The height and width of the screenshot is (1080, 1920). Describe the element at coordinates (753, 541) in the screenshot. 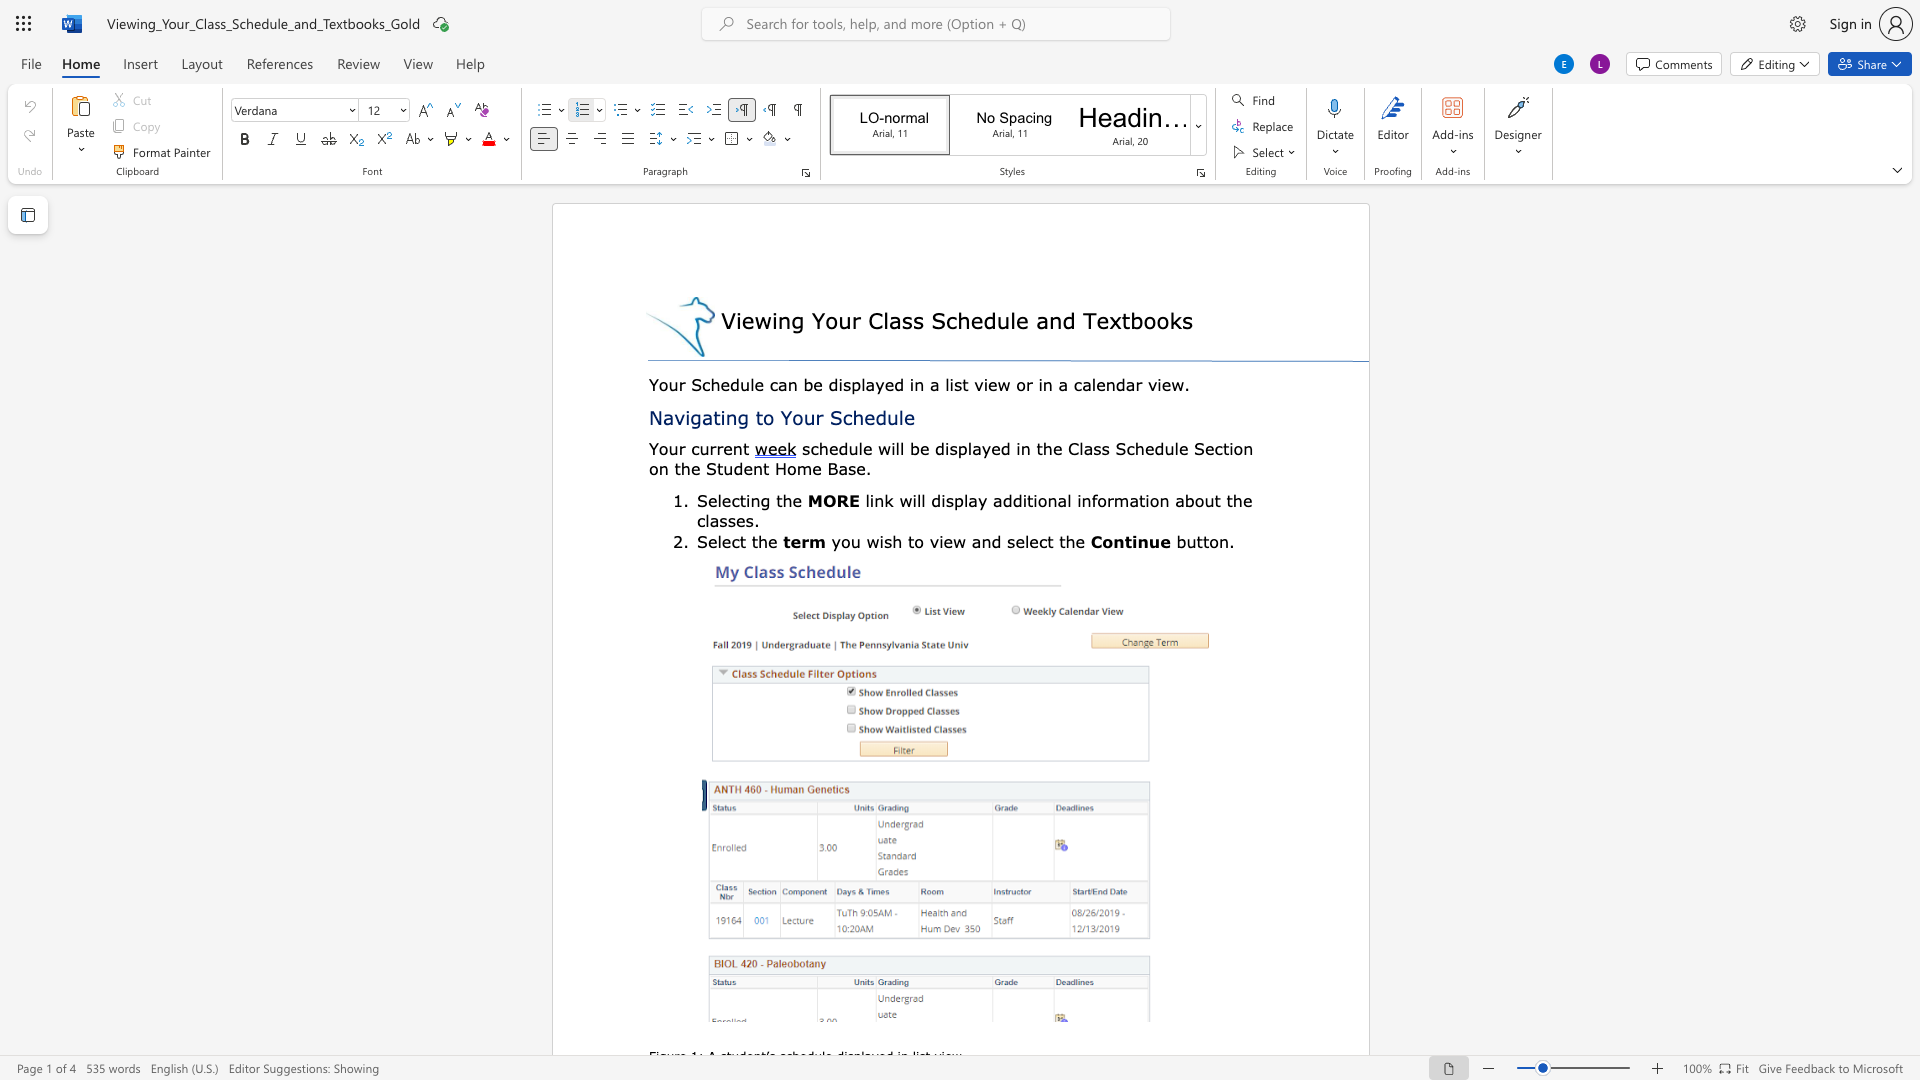

I see `the 2th character "t" in the text` at that location.